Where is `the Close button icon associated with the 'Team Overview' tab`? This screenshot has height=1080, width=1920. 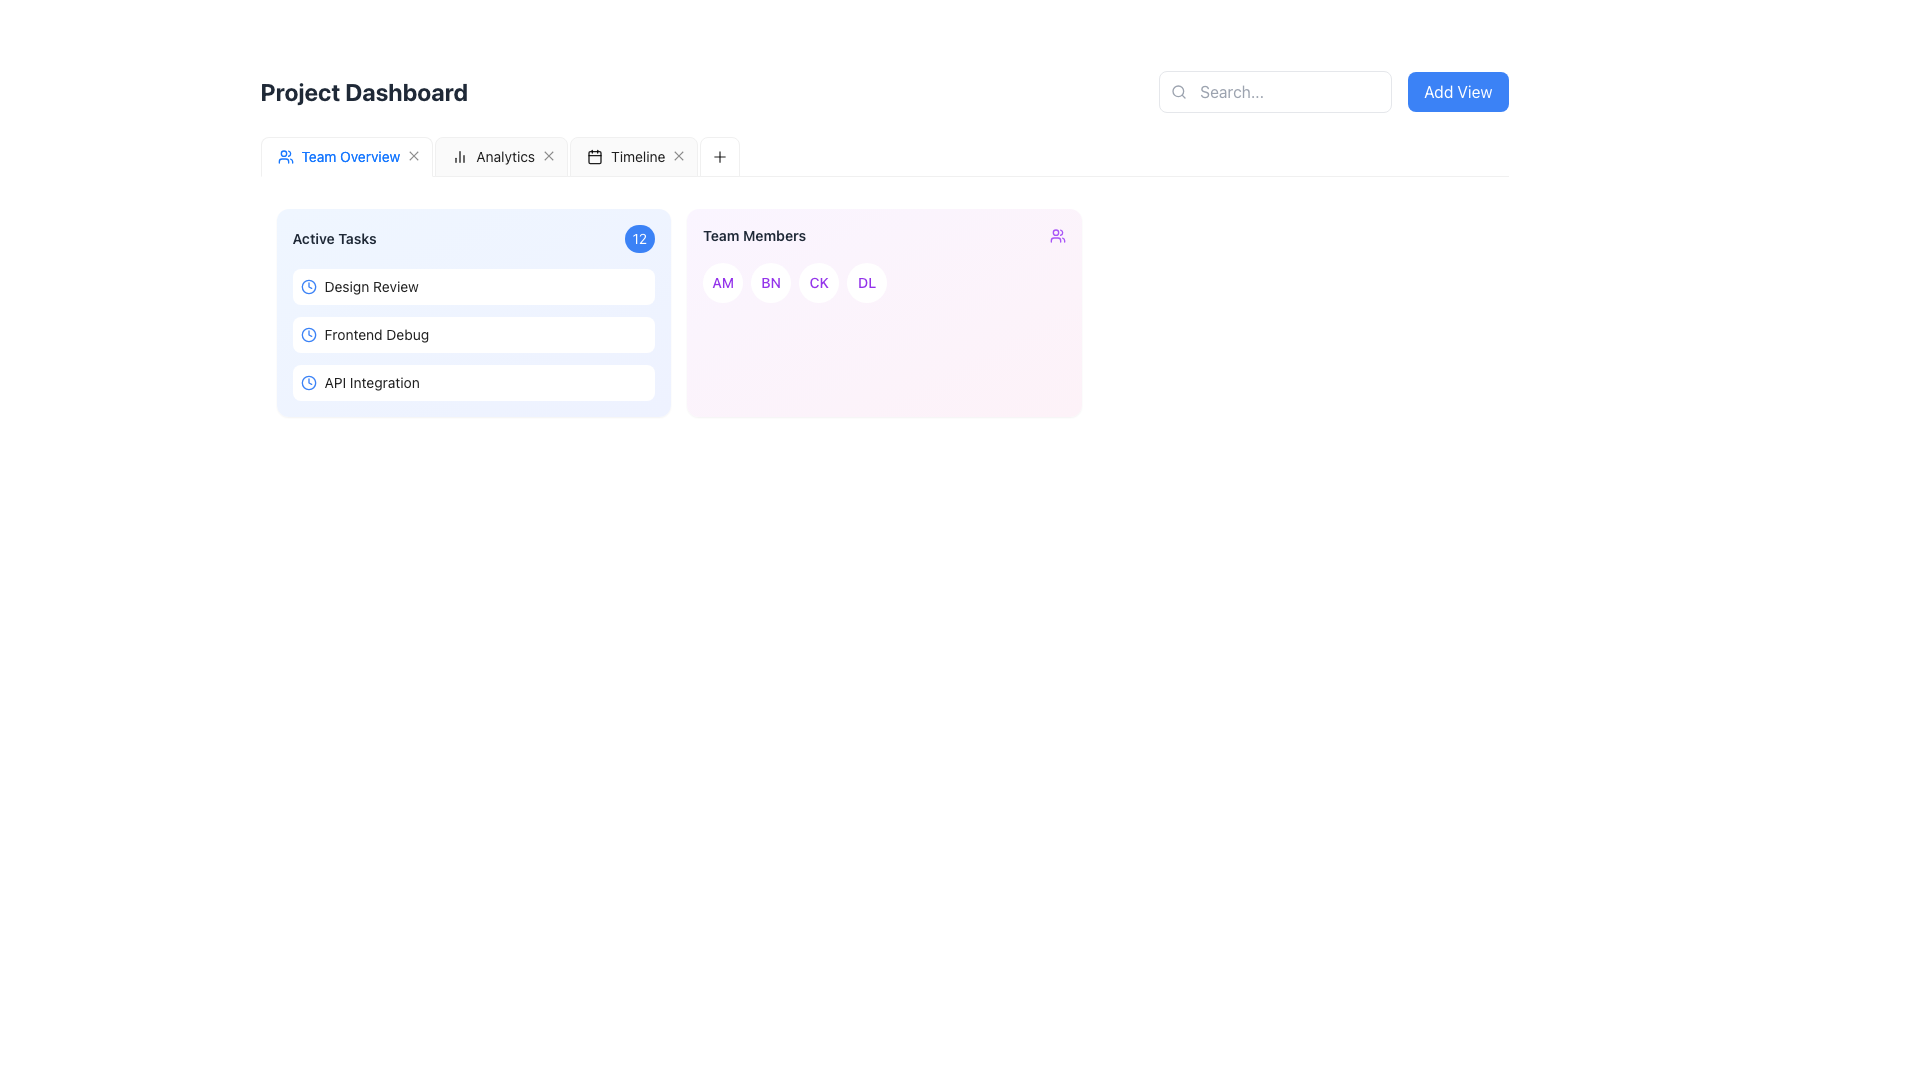 the Close button icon associated with the 'Team Overview' tab is located at coordinates (413, 155).